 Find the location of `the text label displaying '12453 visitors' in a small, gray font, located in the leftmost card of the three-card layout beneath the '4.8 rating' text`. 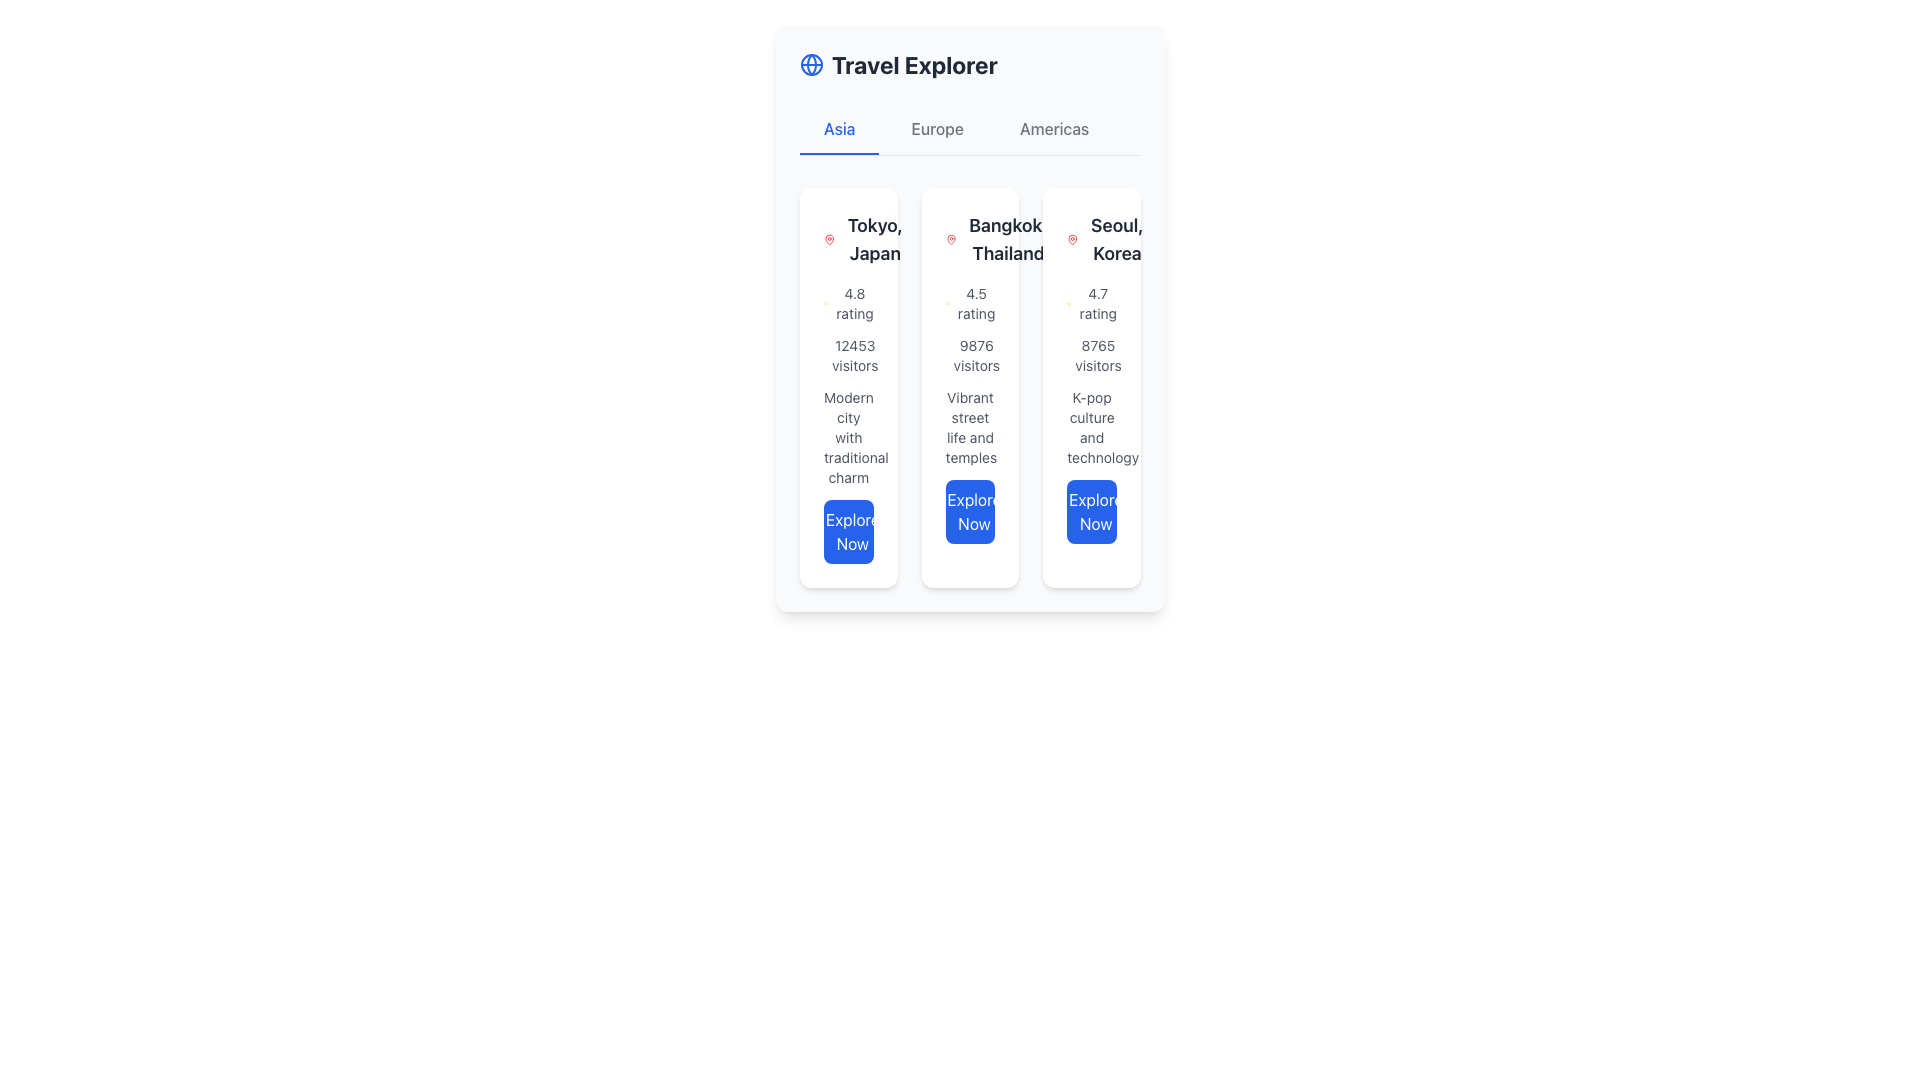

the text label displaying '12453 visitors' in a small, gray font, located in the leftmost card of the three-card layout beneath the '4.8 rating' text is located at coordinates (855, 354).